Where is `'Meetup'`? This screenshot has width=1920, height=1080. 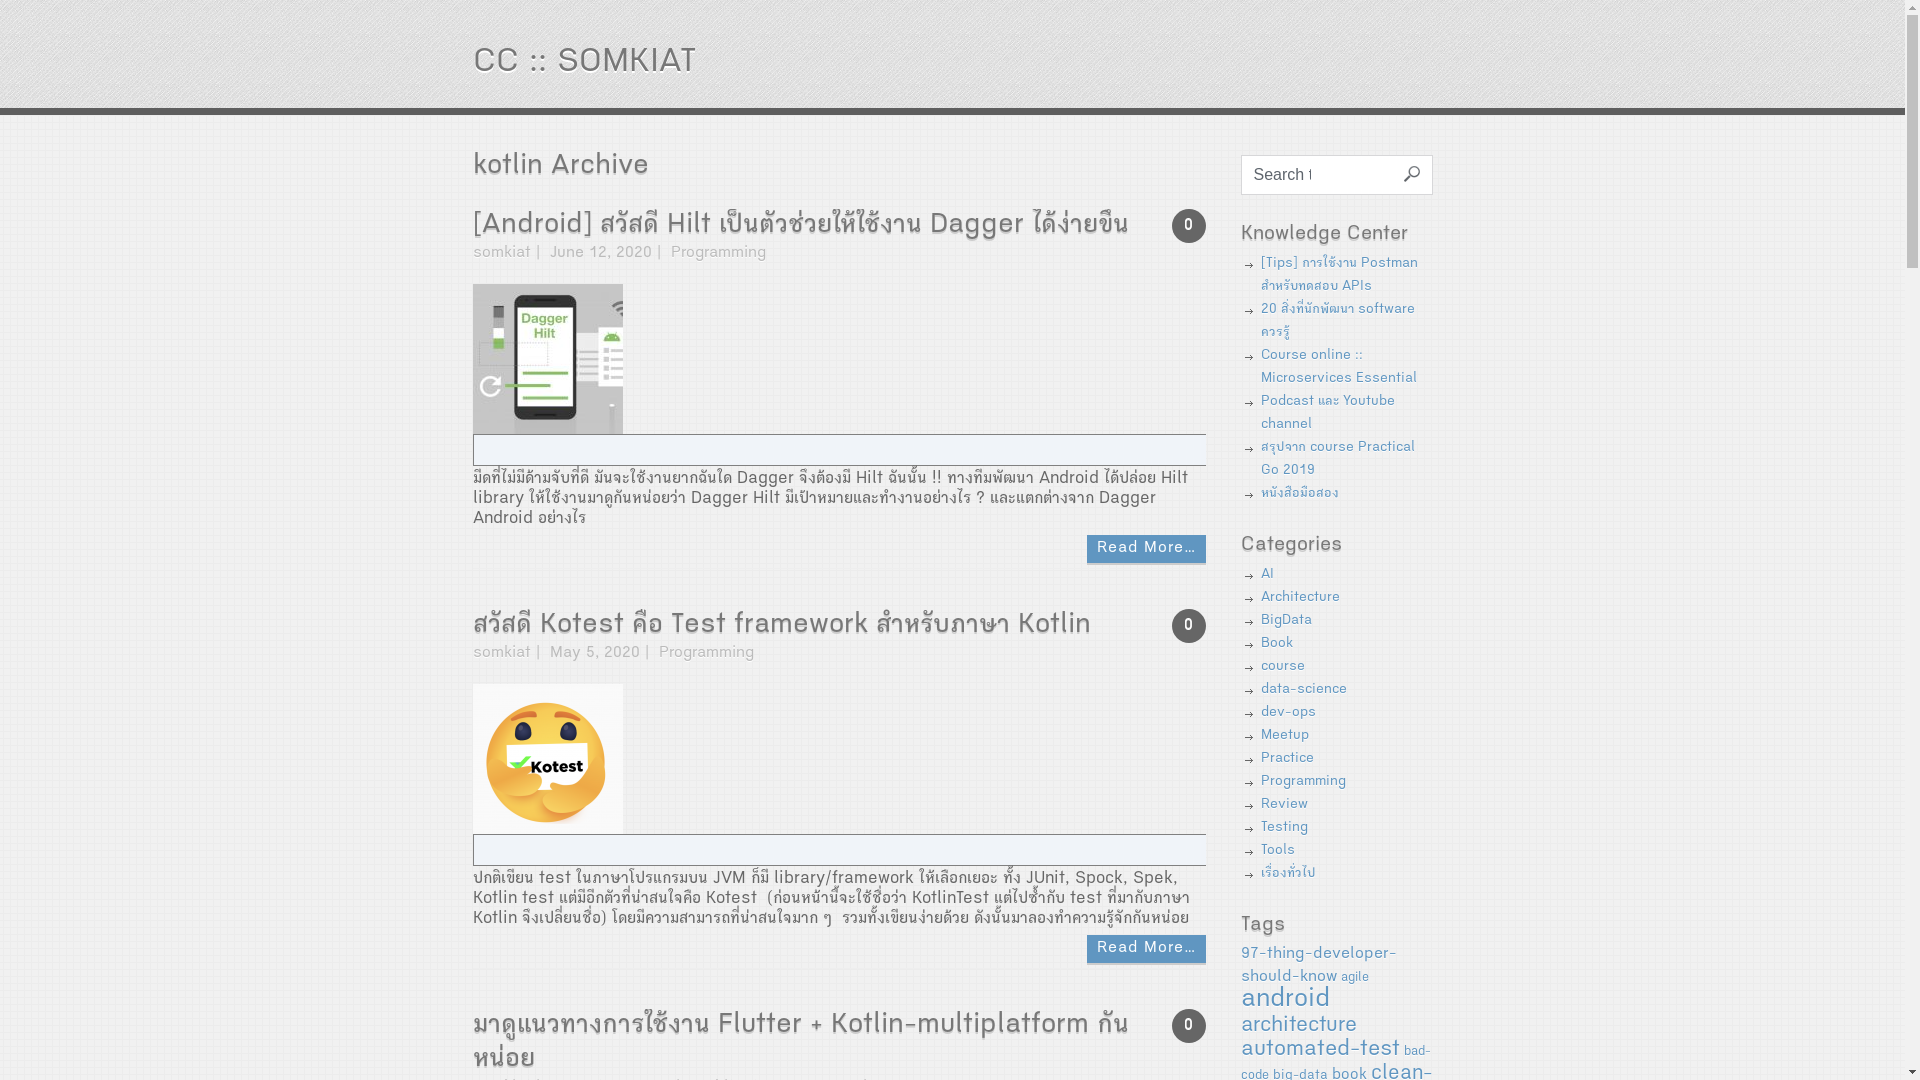
'Meetup' is located at coordinates (1283, 736).